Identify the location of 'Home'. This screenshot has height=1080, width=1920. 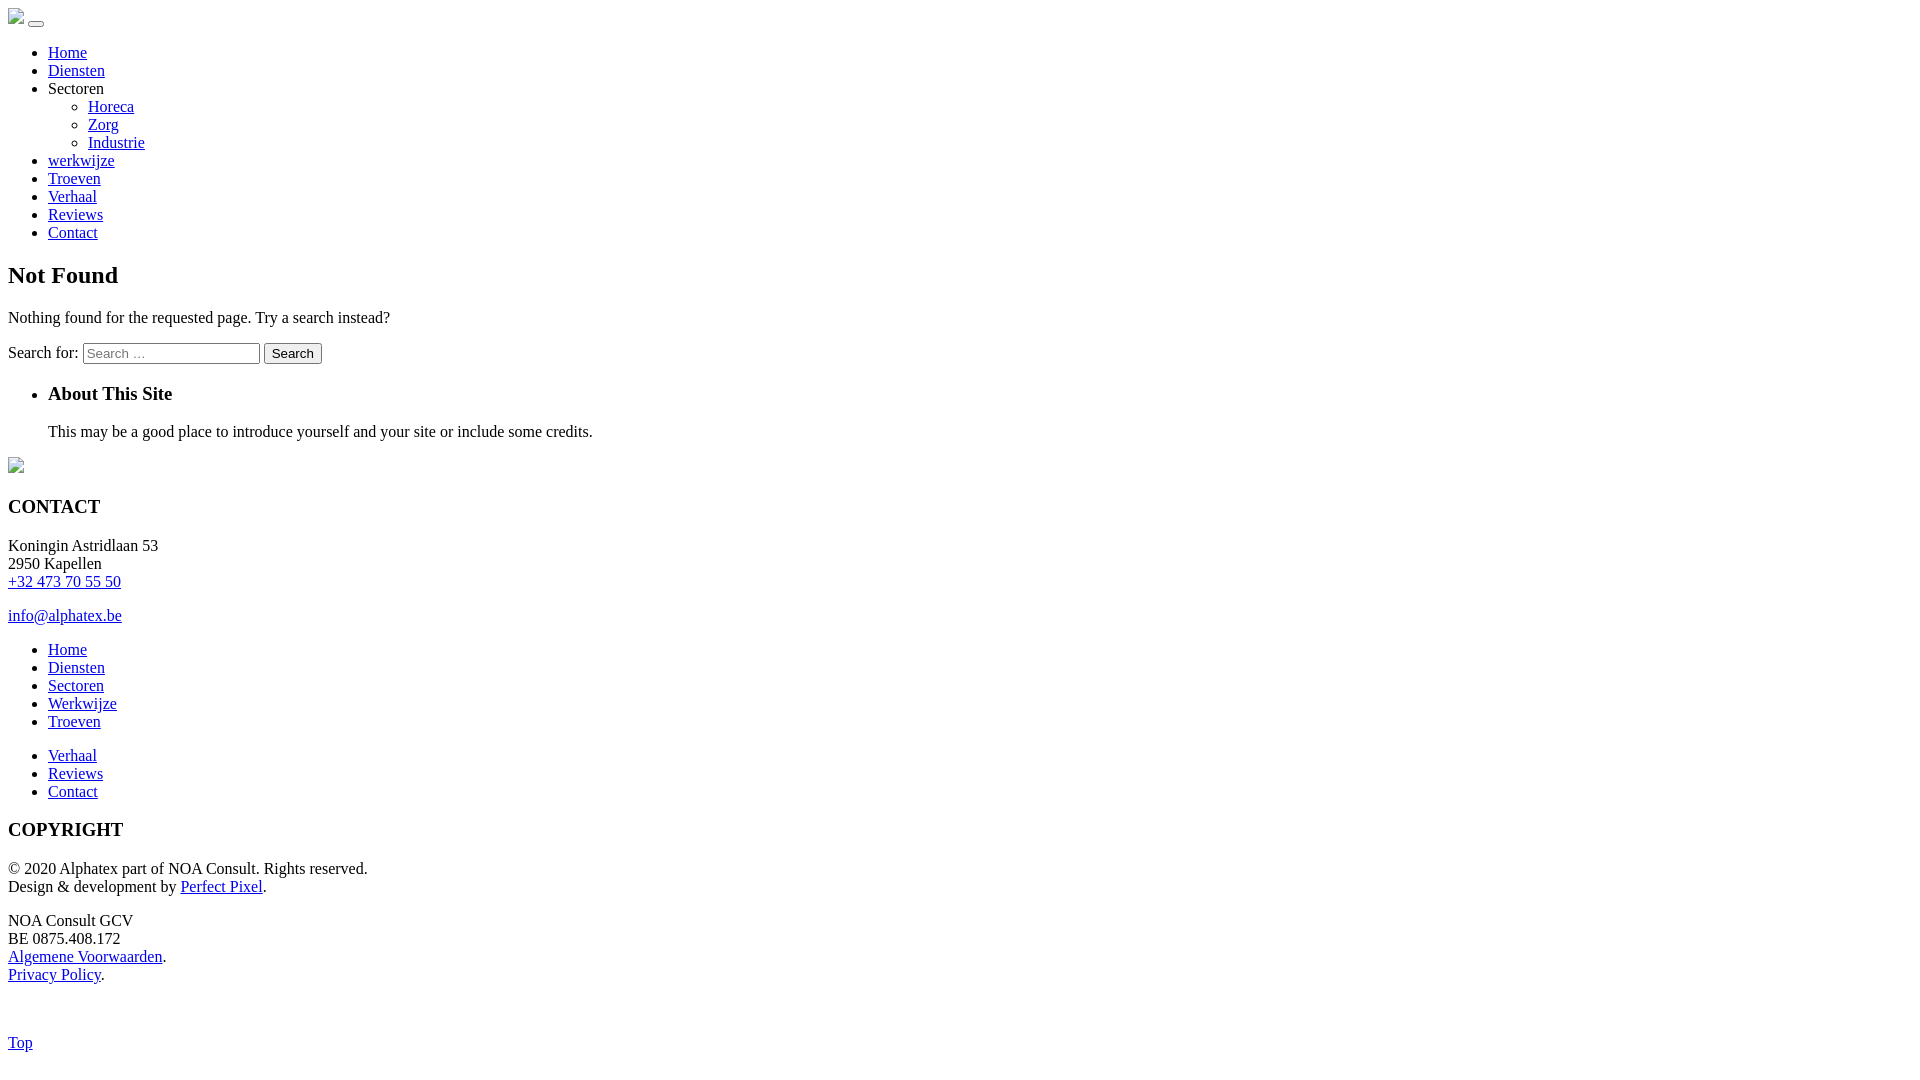
(67, 649).